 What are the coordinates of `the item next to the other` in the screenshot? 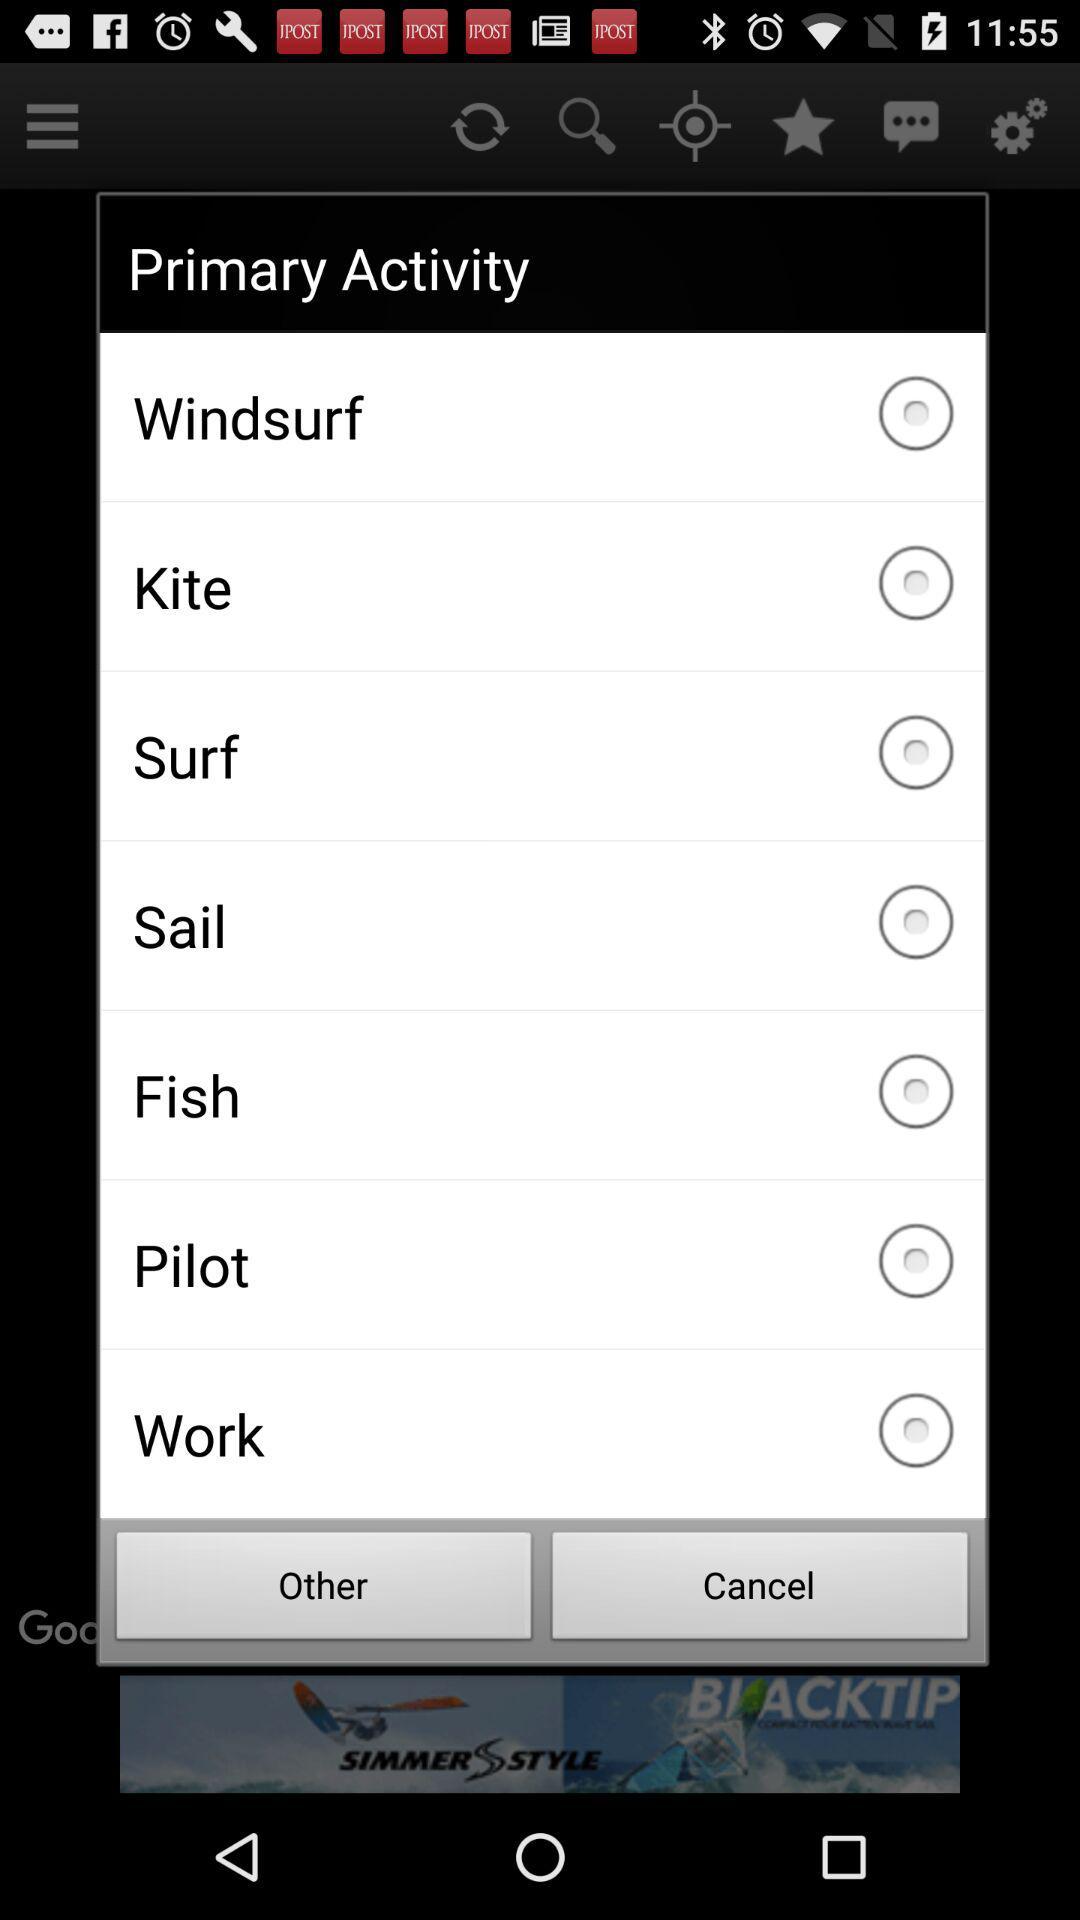 It's located at (760, 1590).